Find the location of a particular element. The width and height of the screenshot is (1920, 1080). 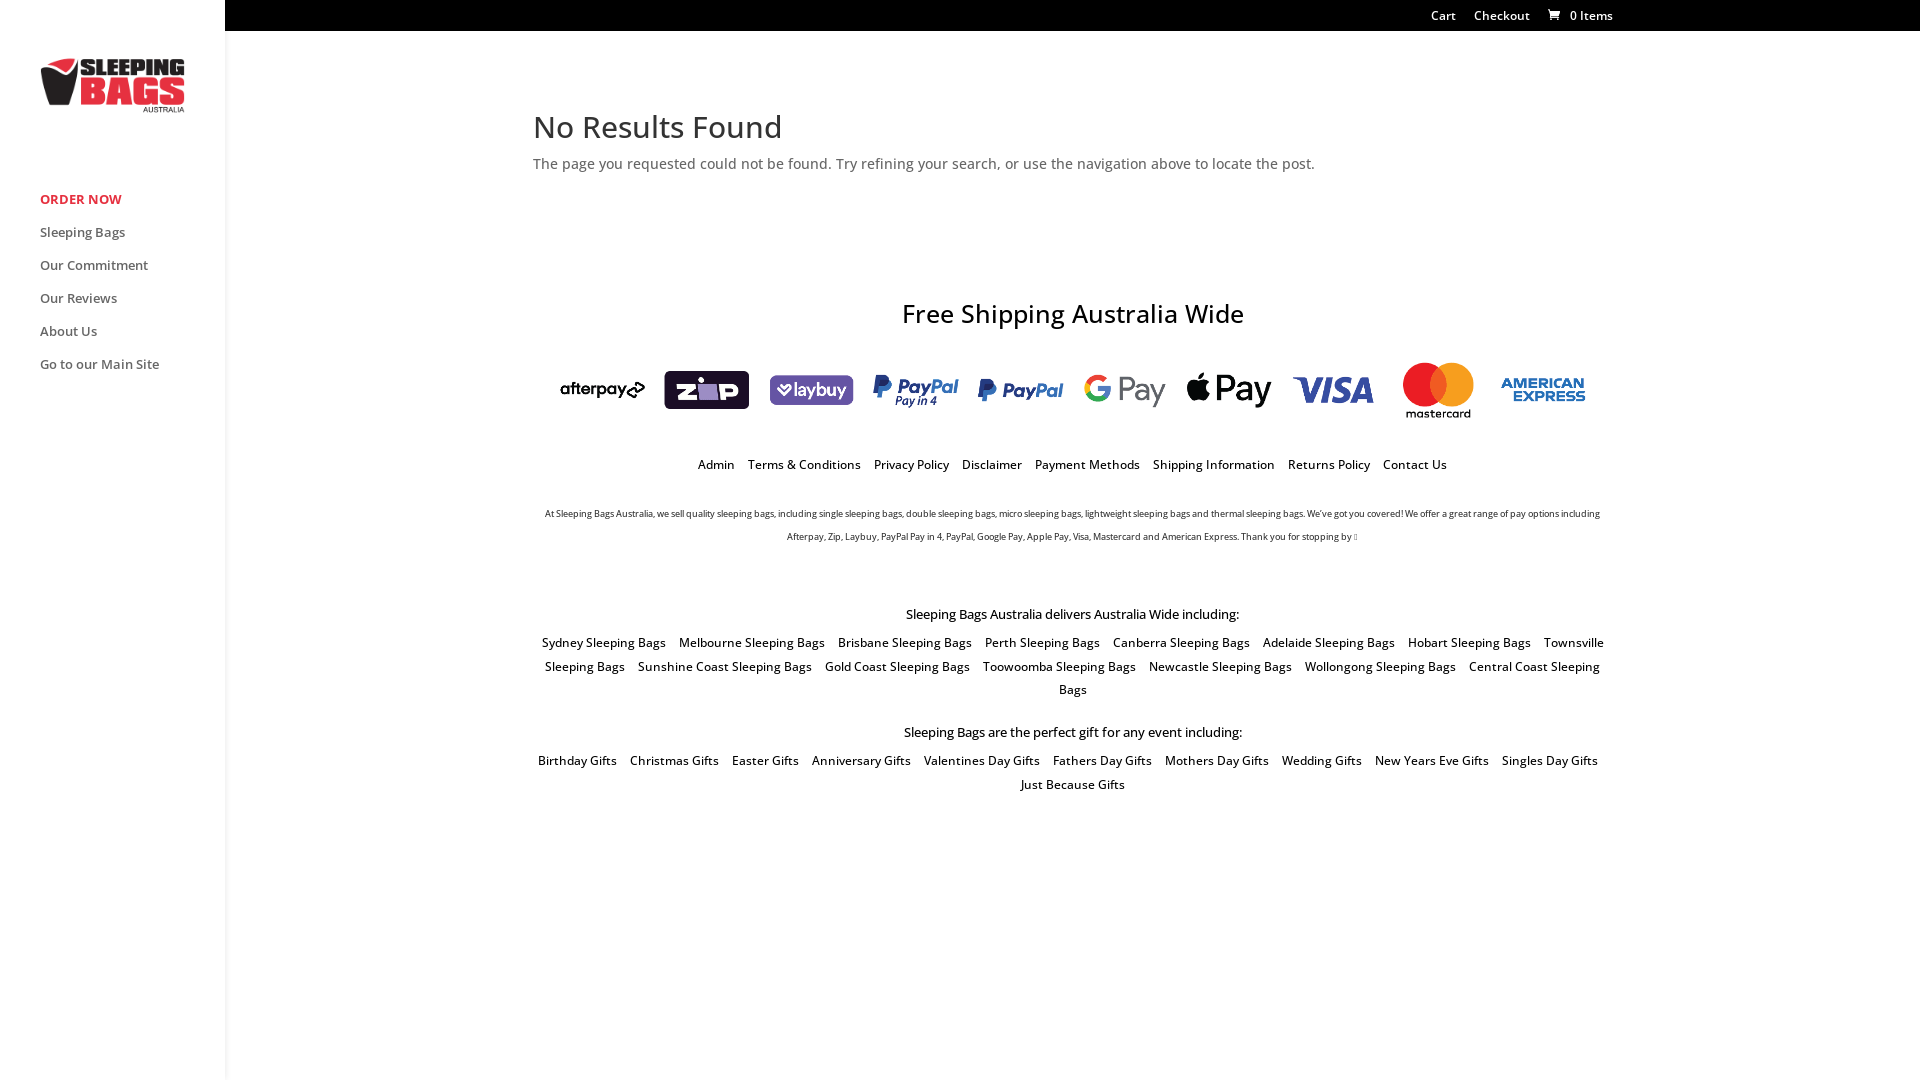

'Birthday Gifts' is located at coordinates (576, 760).